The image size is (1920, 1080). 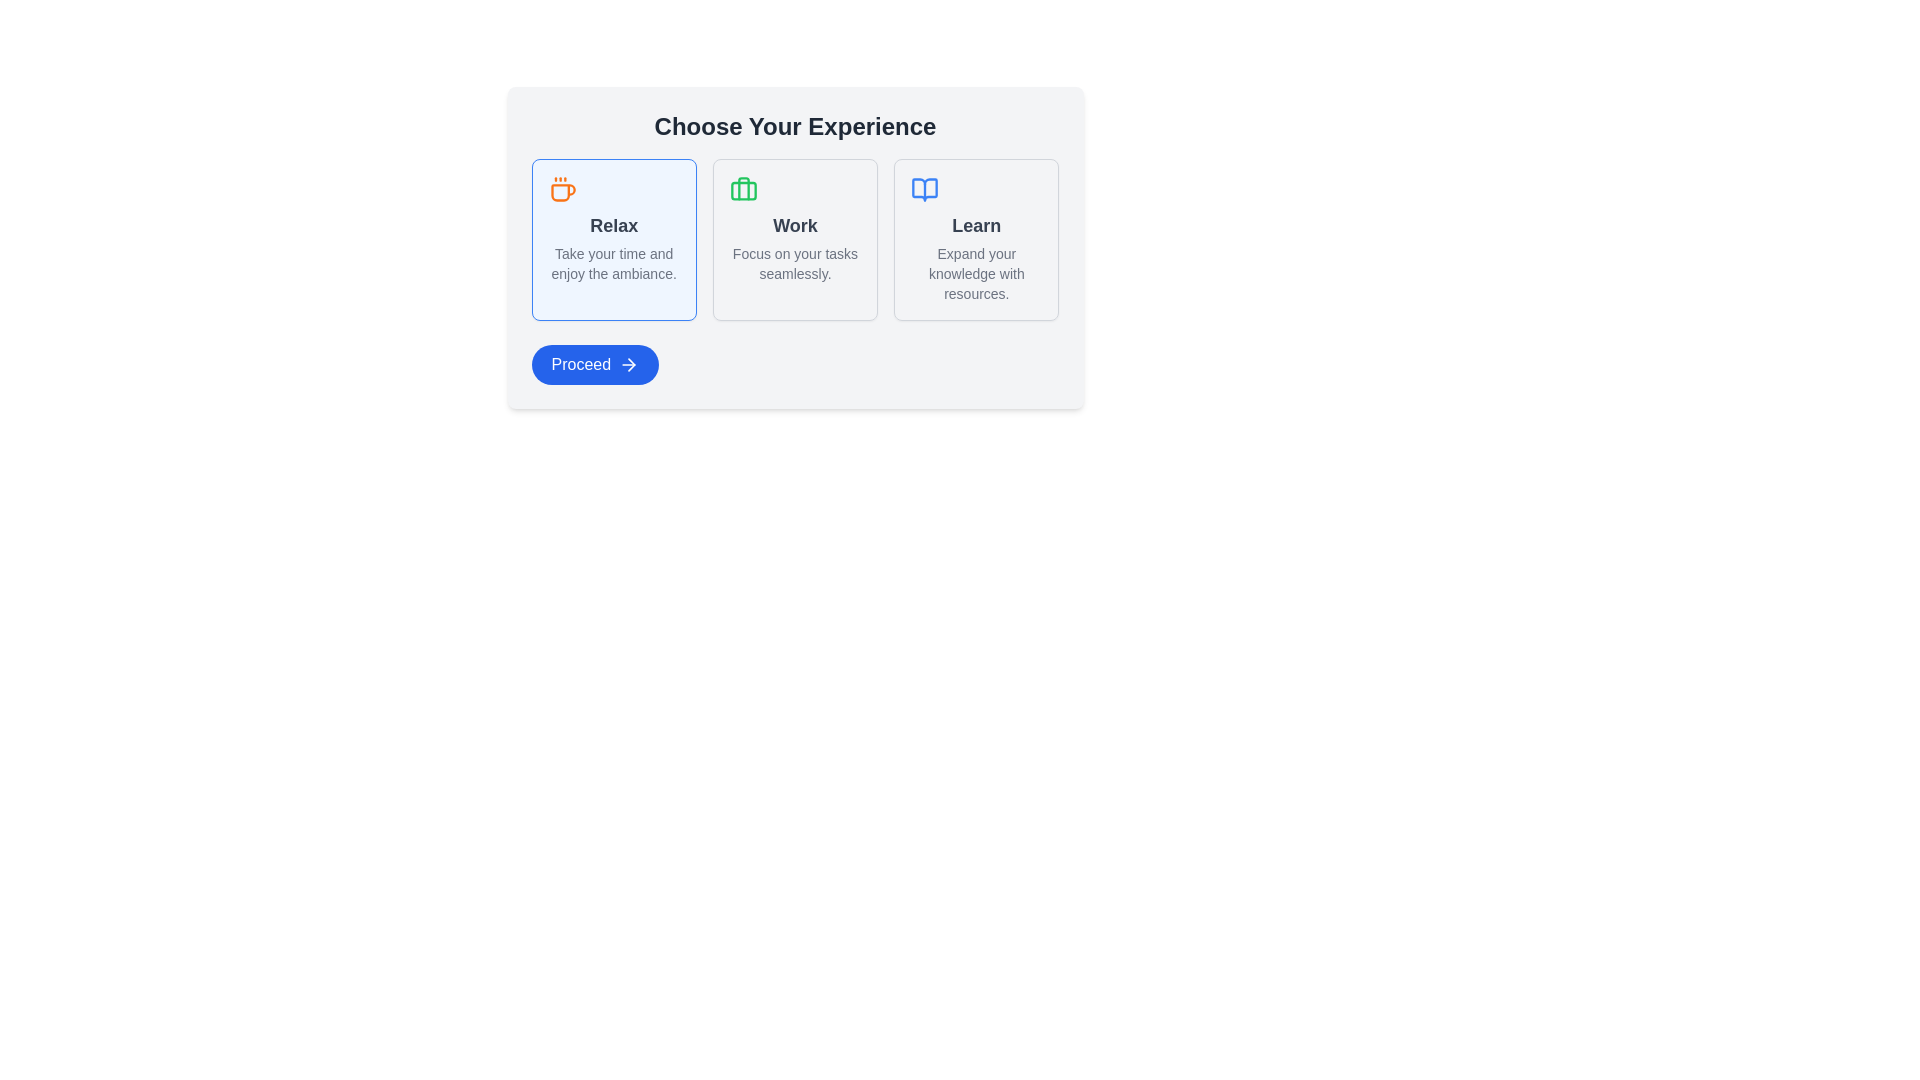 What do you see at coordinates (976, 273) in the screenshot?
I see `the text label that says 'Expand your knowledge with resources.' located within the 'Learn' card, positioned below the 'Learn' heading` at bounding box center [976, 273].